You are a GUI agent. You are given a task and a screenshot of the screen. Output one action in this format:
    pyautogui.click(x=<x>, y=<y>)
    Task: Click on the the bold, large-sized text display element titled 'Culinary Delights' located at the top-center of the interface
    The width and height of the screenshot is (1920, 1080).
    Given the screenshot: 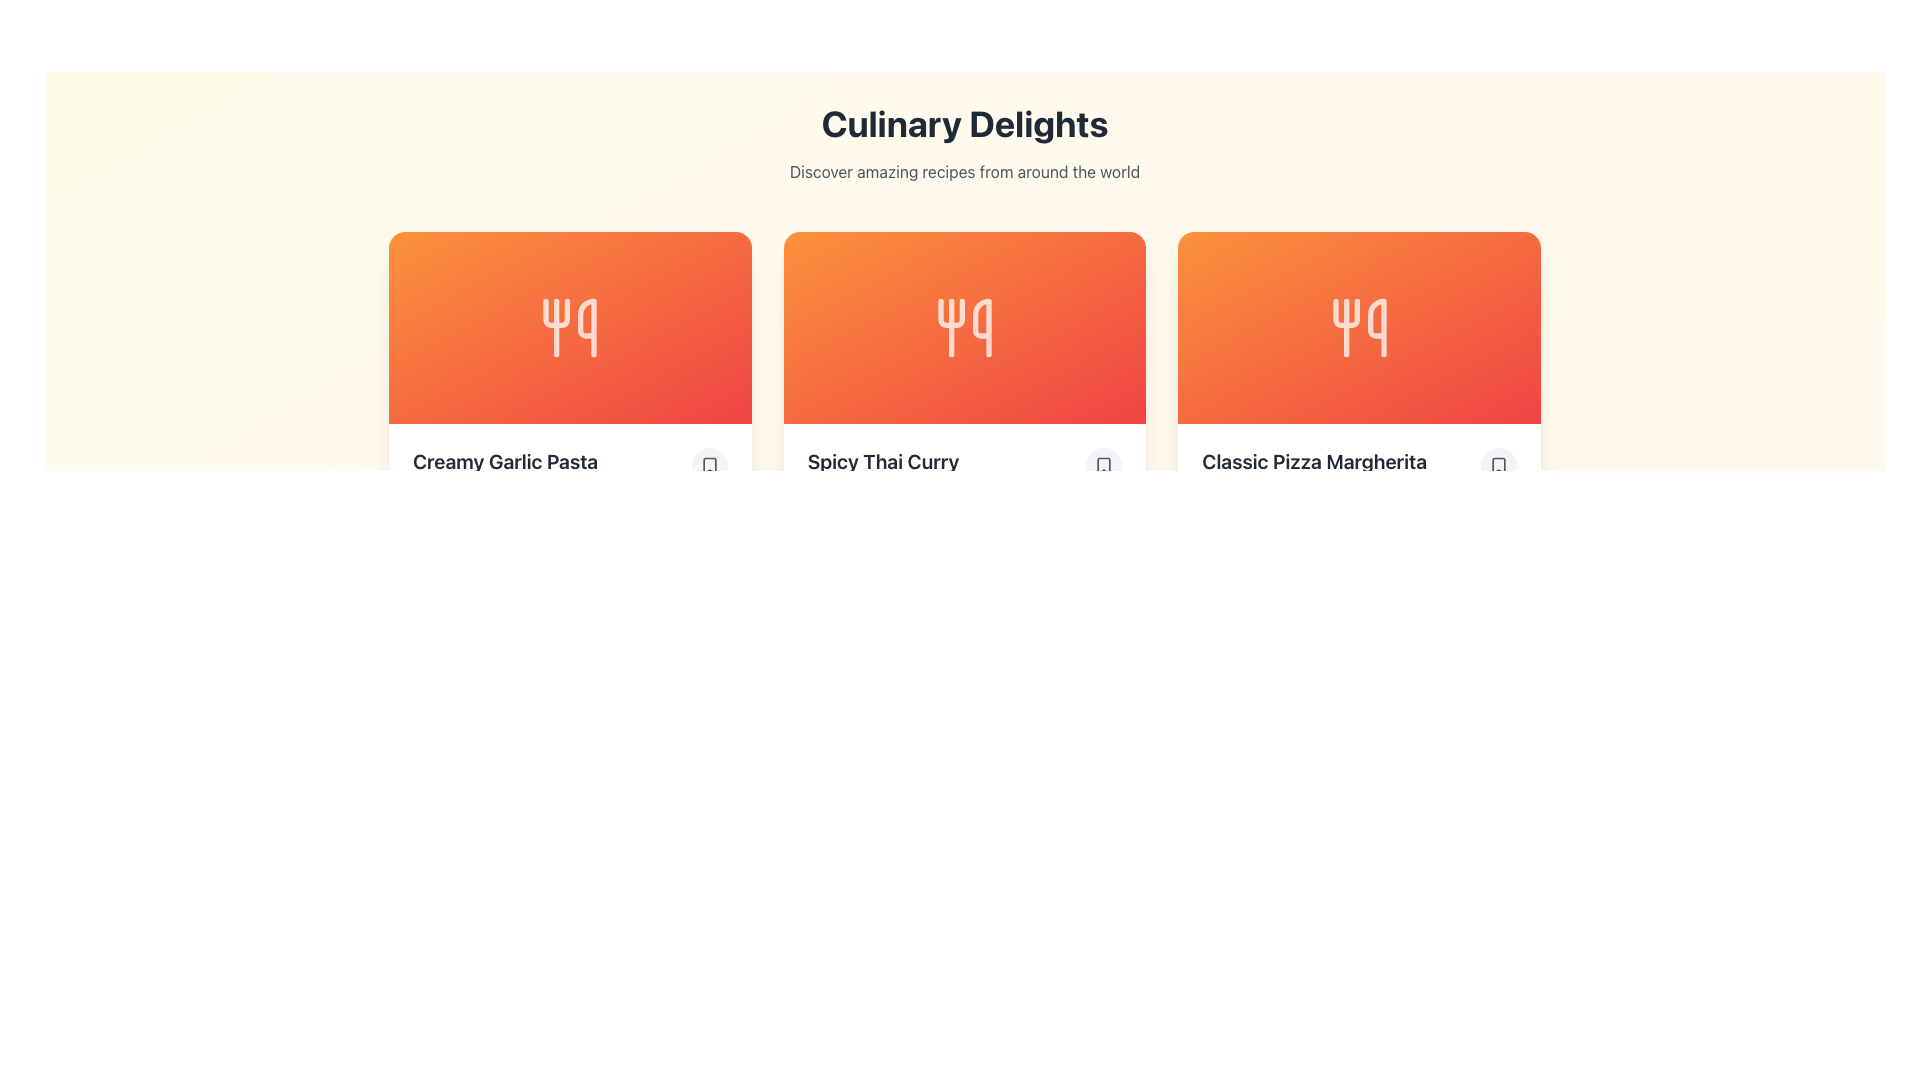 What is the action you would take?
    pyautogui.click(x=964, y=123)
    